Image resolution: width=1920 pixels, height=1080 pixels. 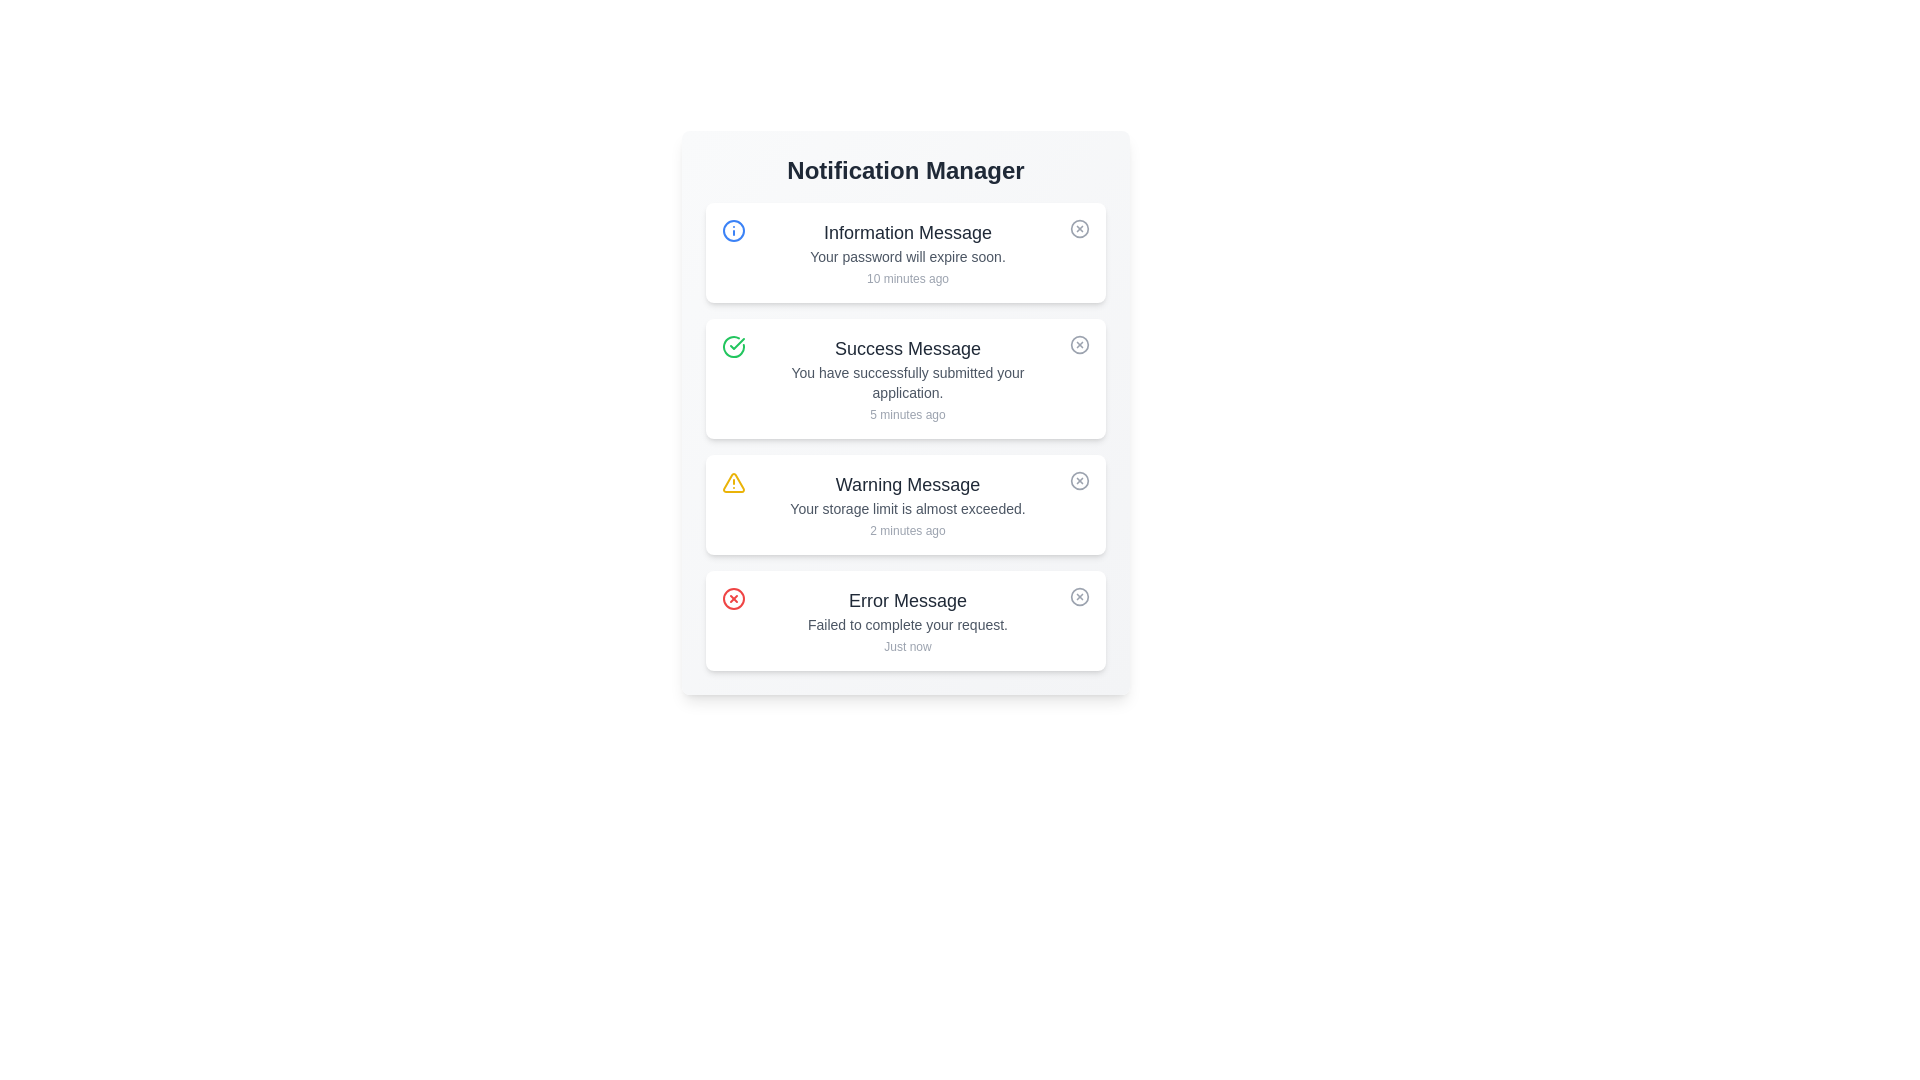 I want to click on static text heading at the top center of the notification panel to gain context for the content below, so click(x=905, y=169).